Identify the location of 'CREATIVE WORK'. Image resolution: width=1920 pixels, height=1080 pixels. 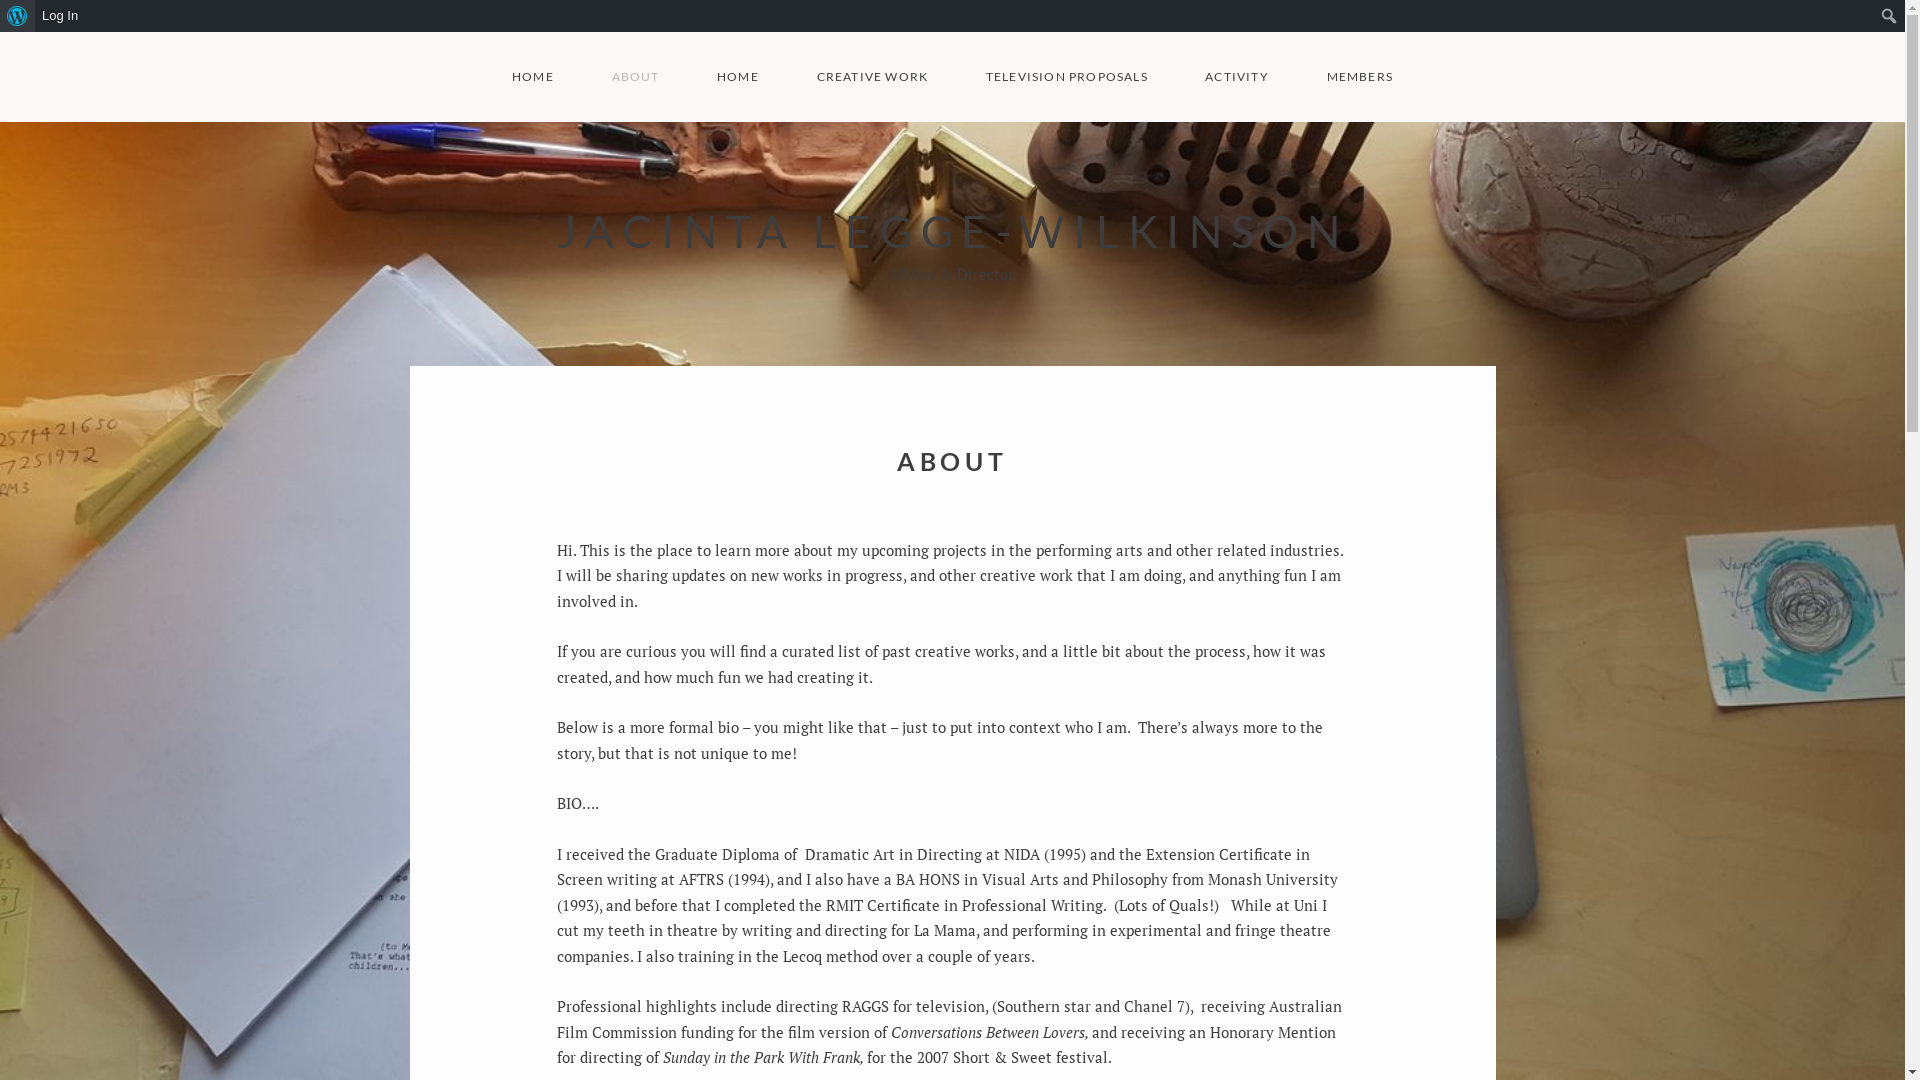
(872, 76).